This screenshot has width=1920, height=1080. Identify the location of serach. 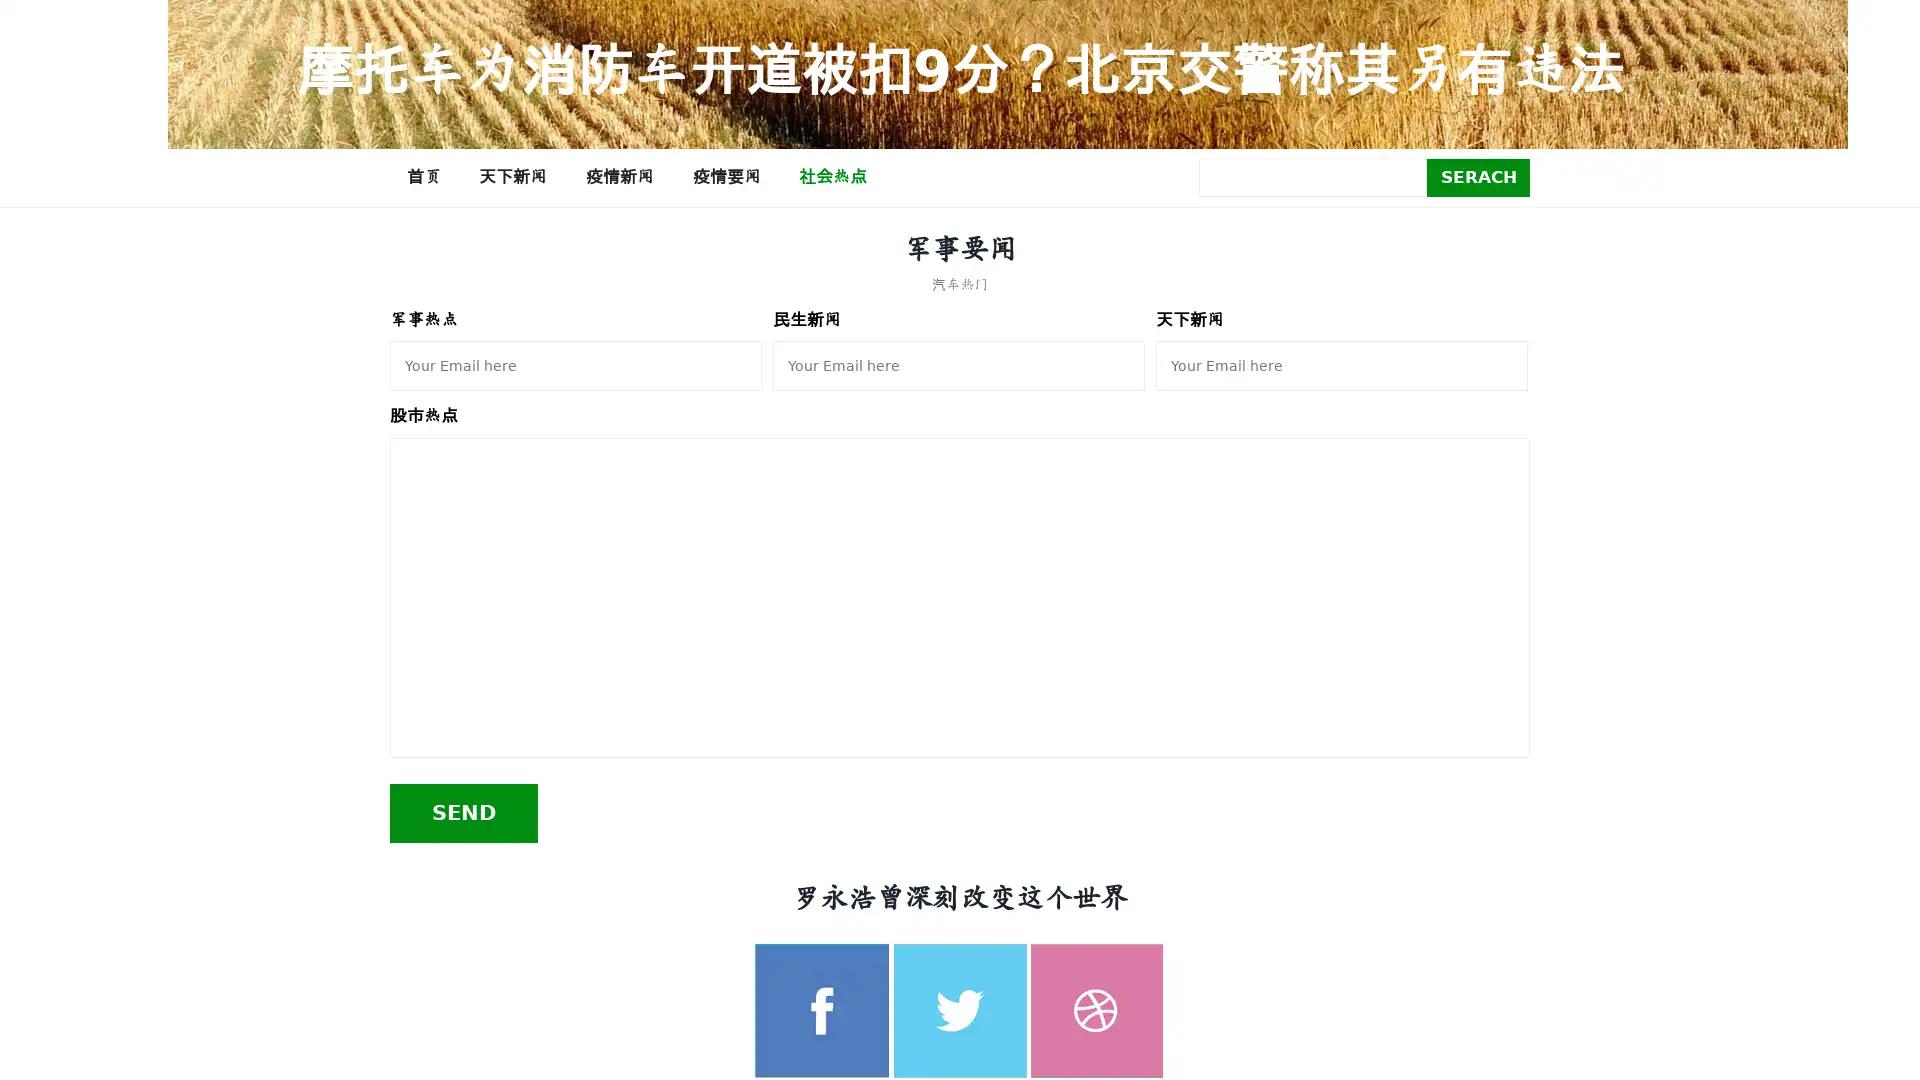
(1478, 176).